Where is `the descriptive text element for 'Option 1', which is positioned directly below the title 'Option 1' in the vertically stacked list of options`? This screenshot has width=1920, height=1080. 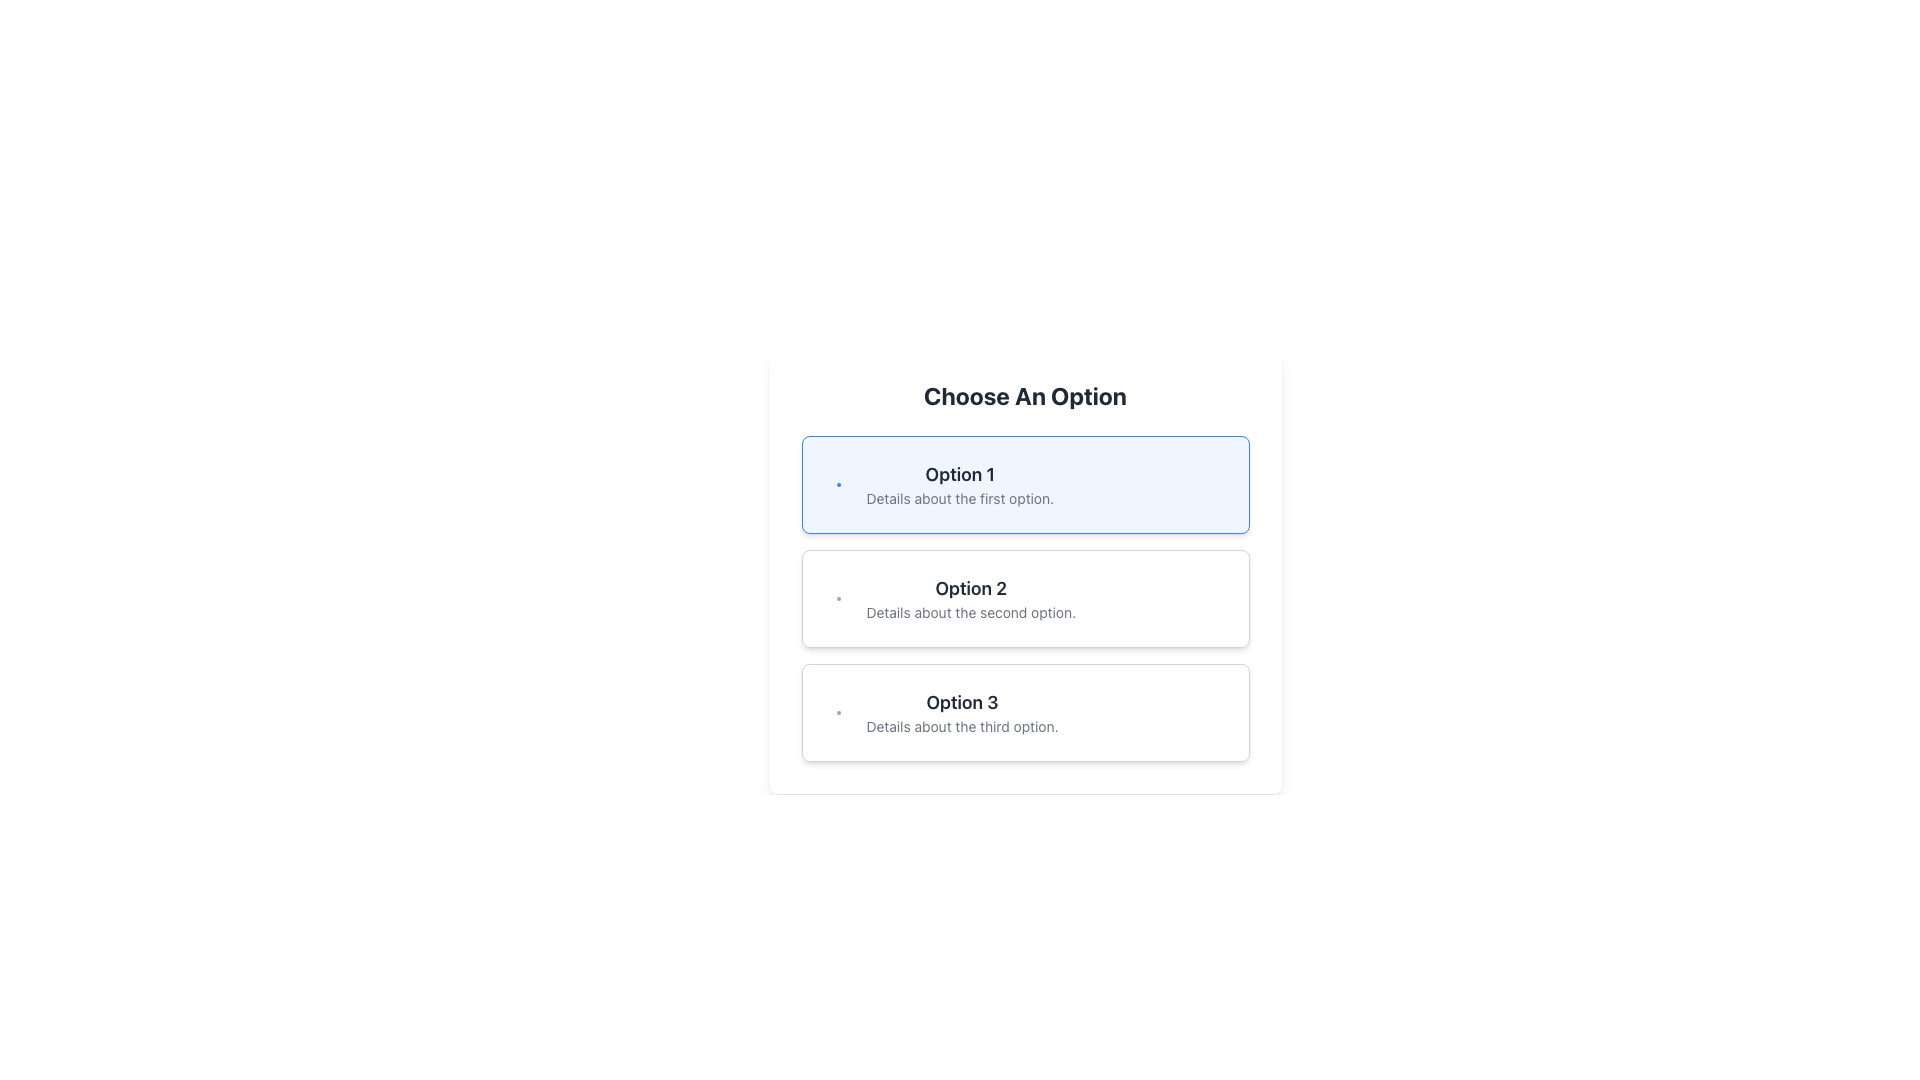
the descriptive text element for 'Option 1', which is positioned directly below the title 'Option 1' in the vertically stacked list of options is located at coordinates (960, 497).